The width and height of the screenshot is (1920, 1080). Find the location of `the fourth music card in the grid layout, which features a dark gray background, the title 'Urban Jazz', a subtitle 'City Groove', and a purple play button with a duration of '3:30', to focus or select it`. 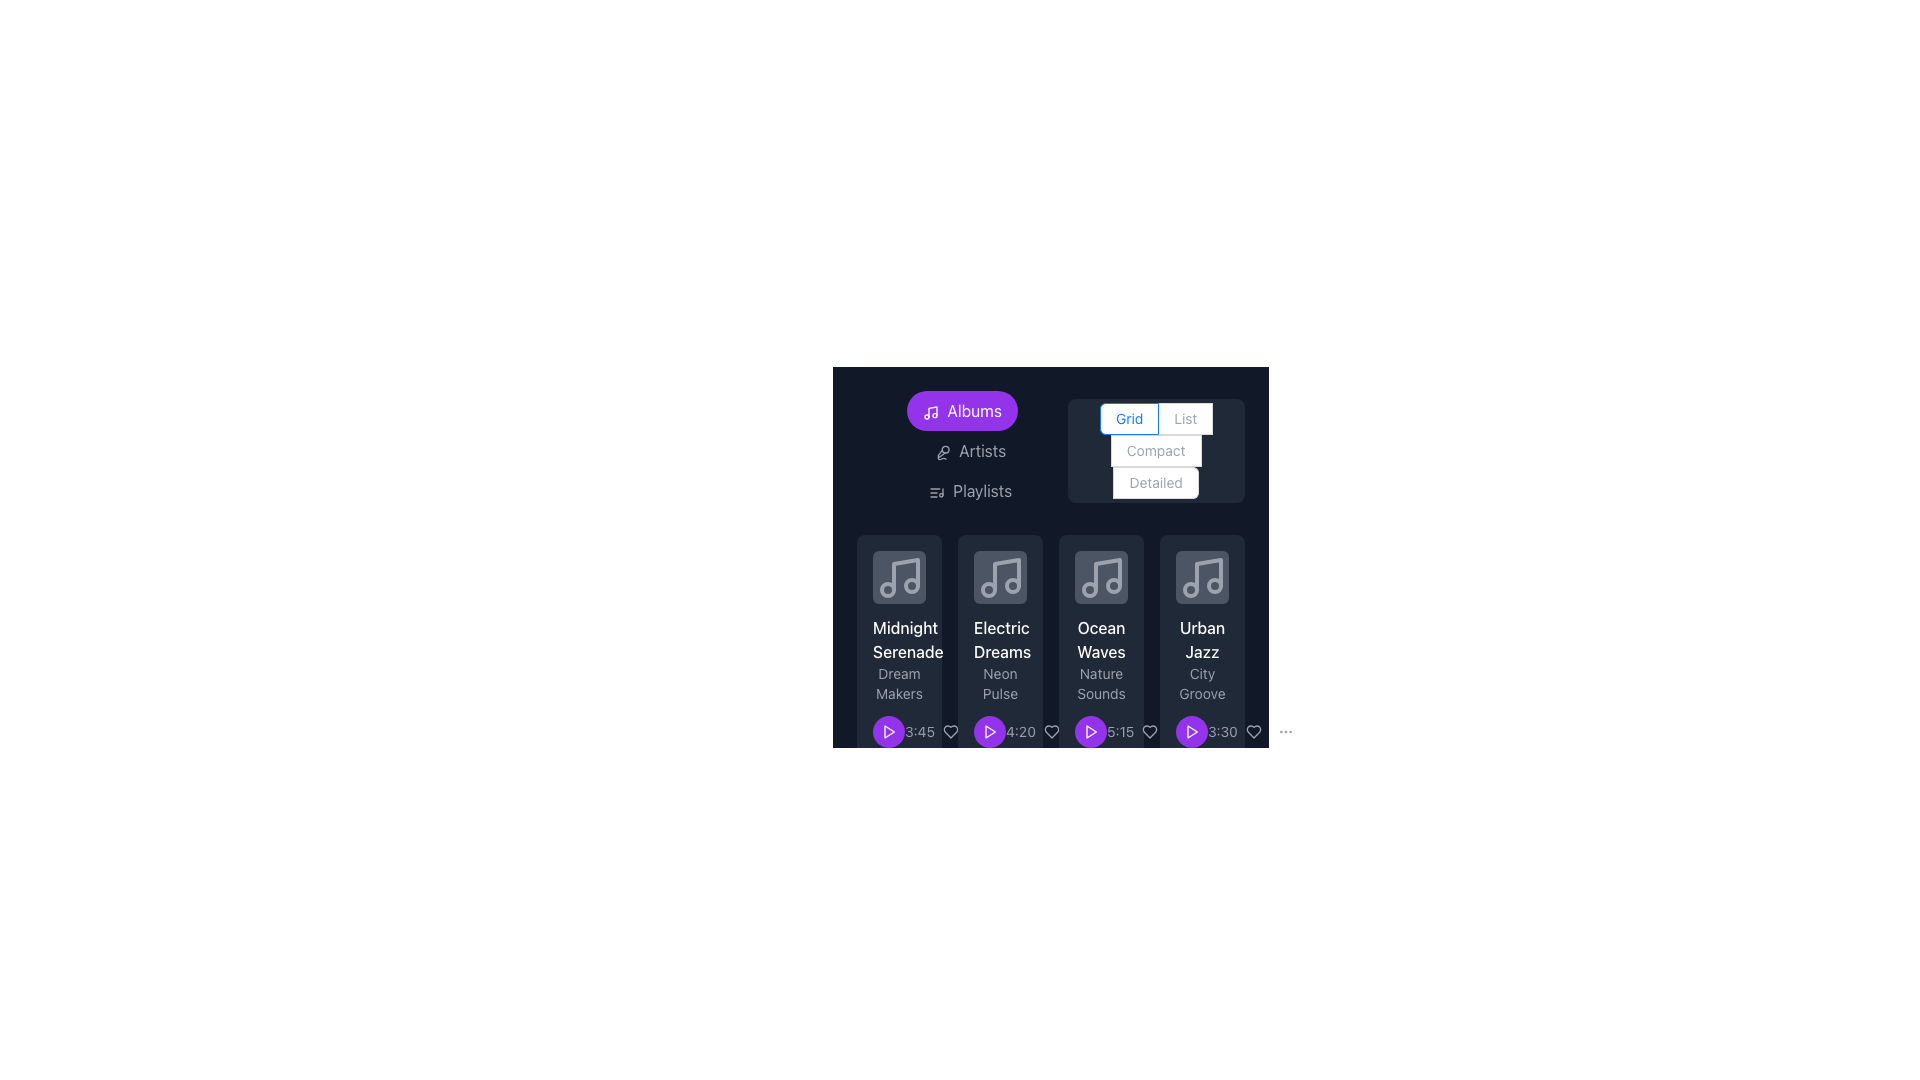

the fourth music card in the grid layout, which features a dark gray background, the title 'Urban Jazz', a subtitle 'City Groove', and a purple play button with a duration of '3:30', to focus or select it is located at coordinates (1201, 649).